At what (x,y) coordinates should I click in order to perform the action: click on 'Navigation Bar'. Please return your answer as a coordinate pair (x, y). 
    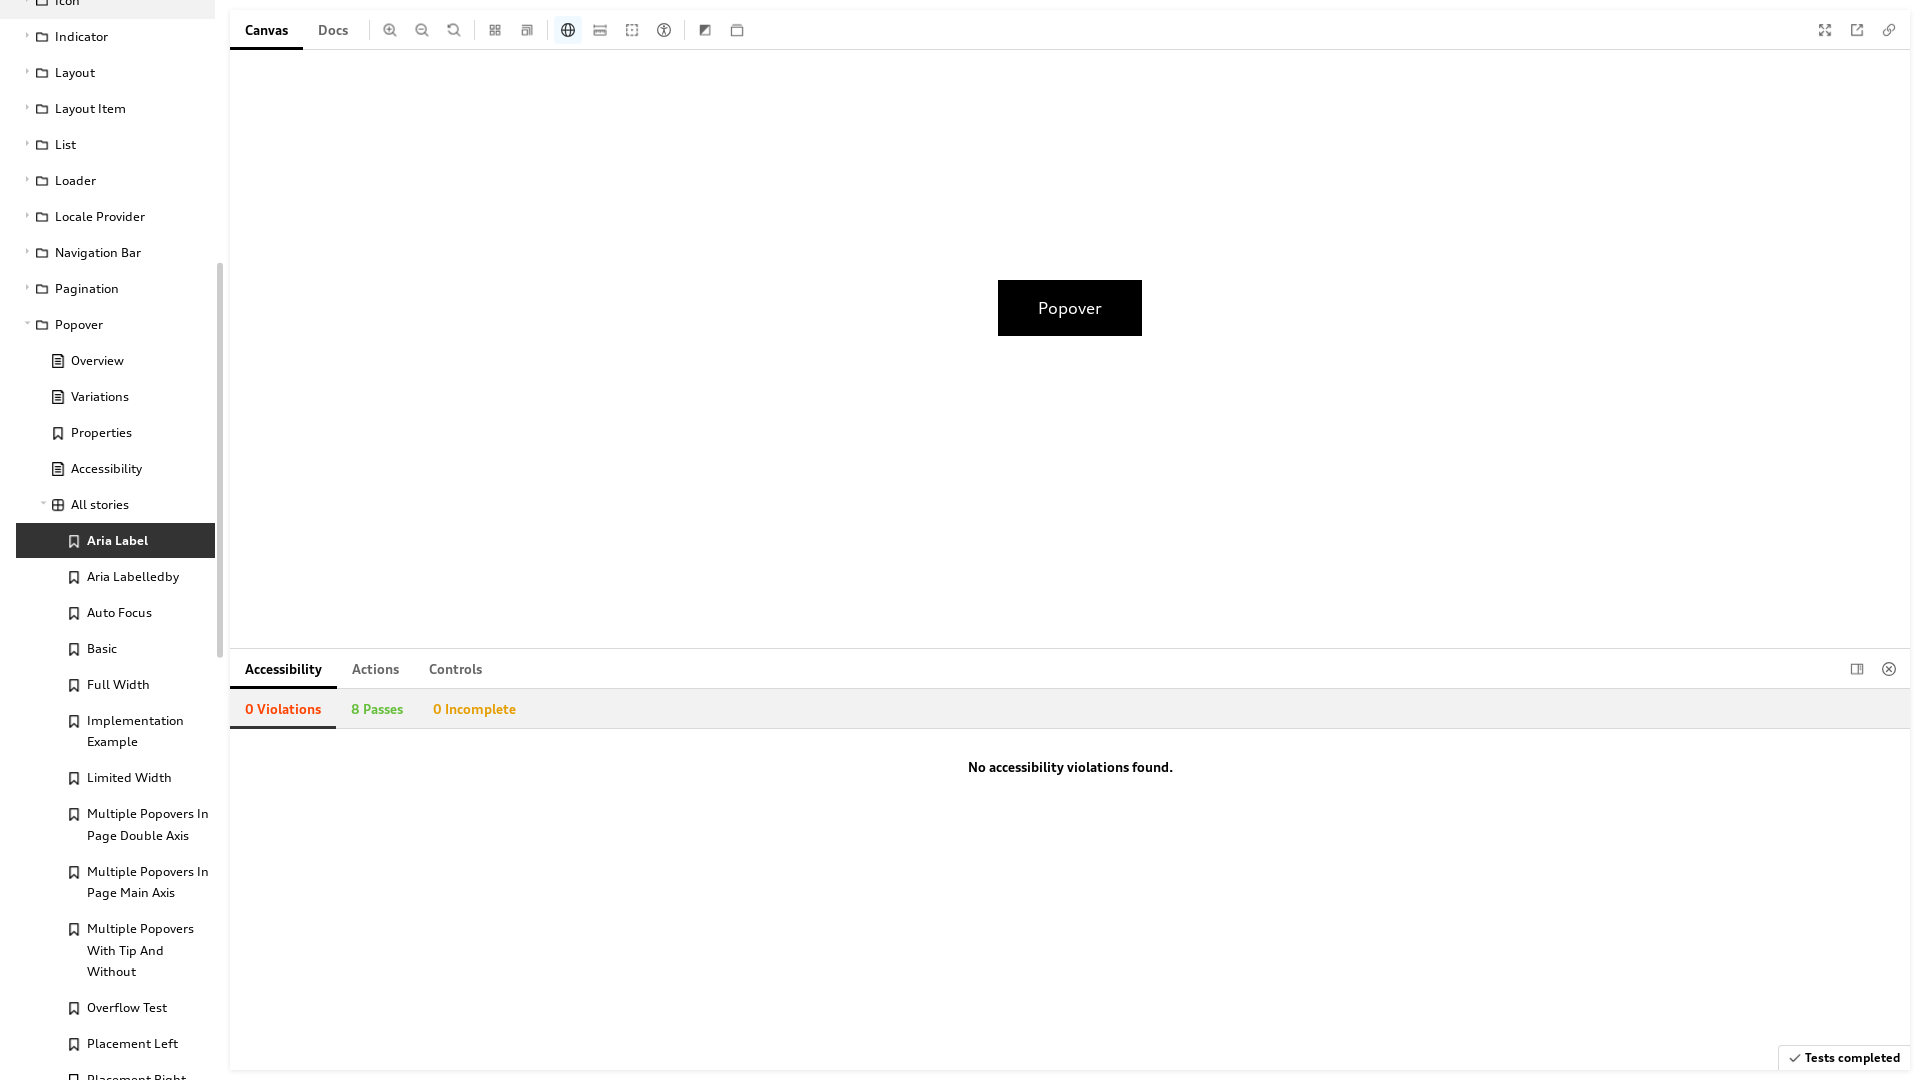
    Looking at the image, I should click on (106, 252).